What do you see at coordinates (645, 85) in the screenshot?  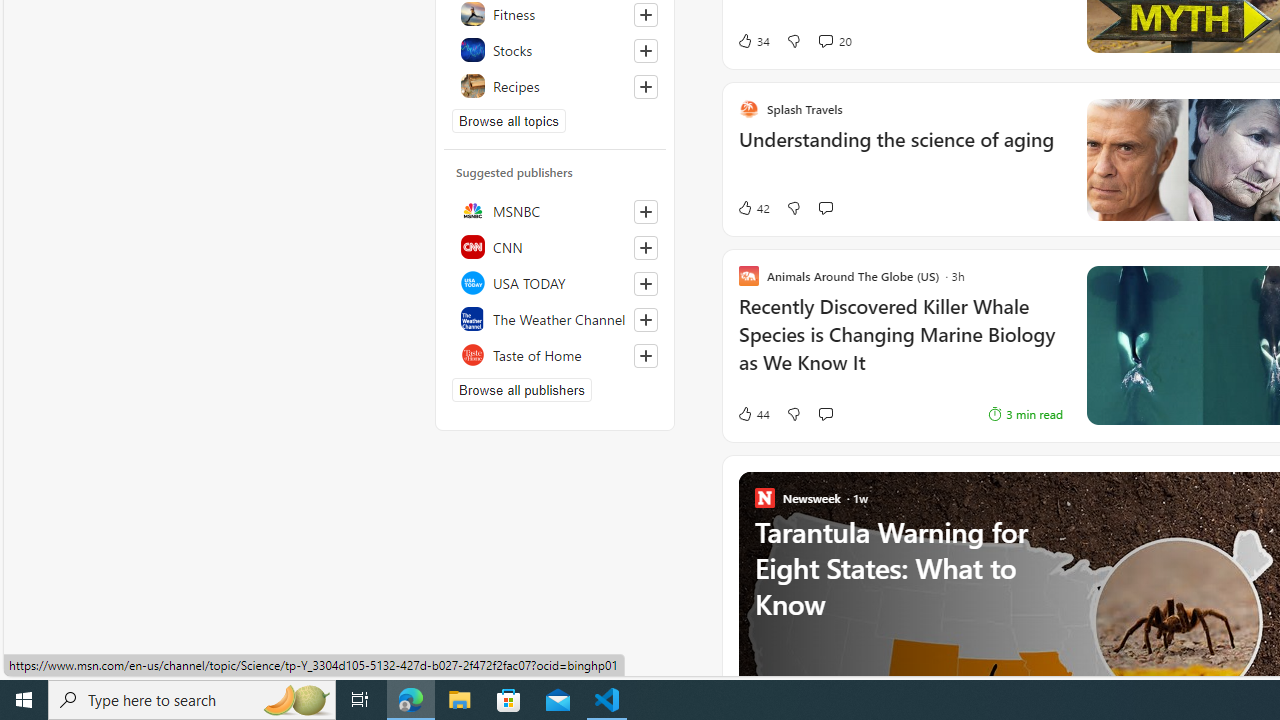 I see `'Follow this topic'` at bounding box center [645, 85].